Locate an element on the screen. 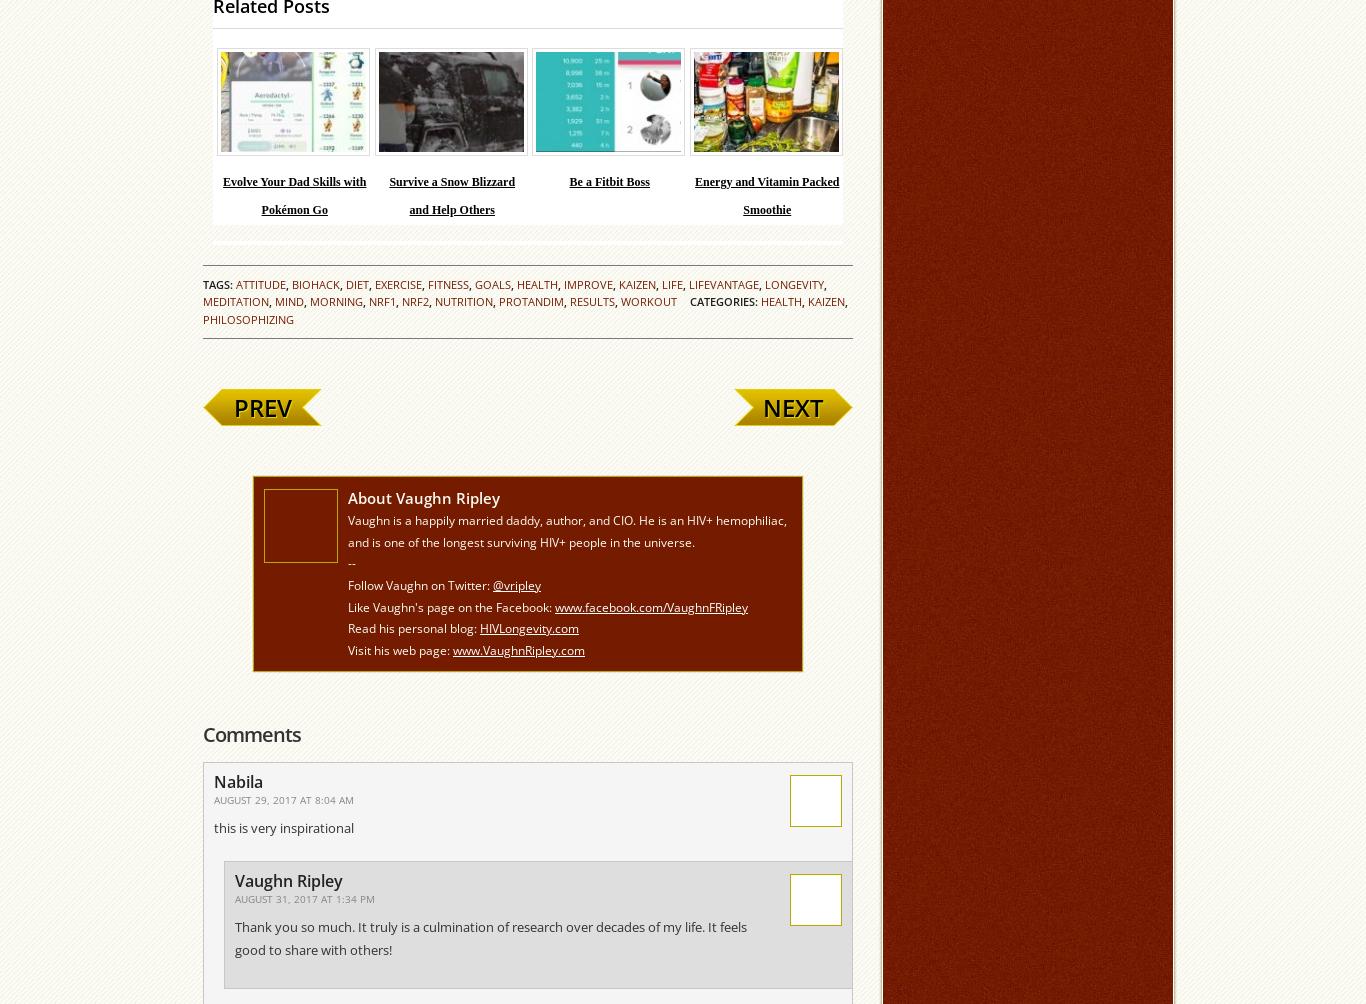 This screenshot has height=1004, width=1366. 'nutrition' is located at coordinates (464, 301).